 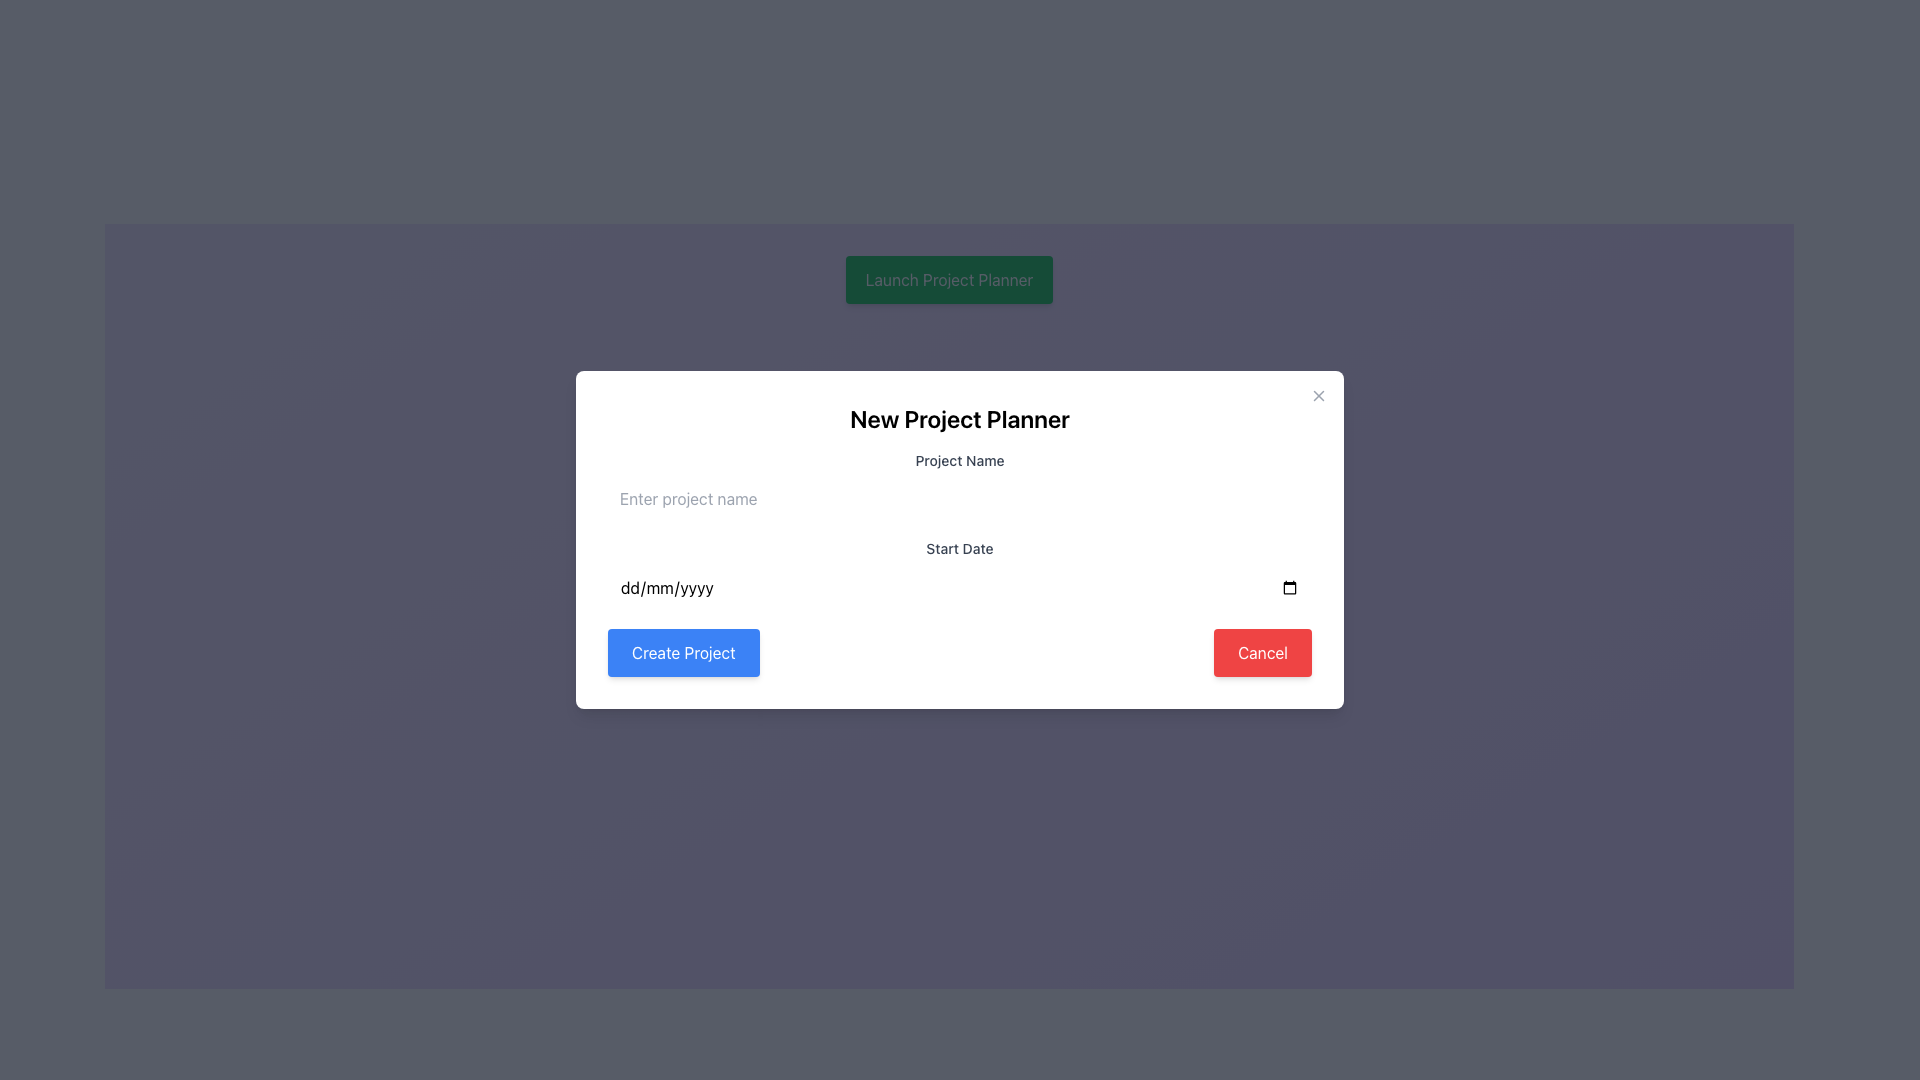 I want to click on text label that displays 'Project Name' located in the top section of the modal dialog box, positioned above the input field labeled 'Enter project name', so click(x=960, y=461).